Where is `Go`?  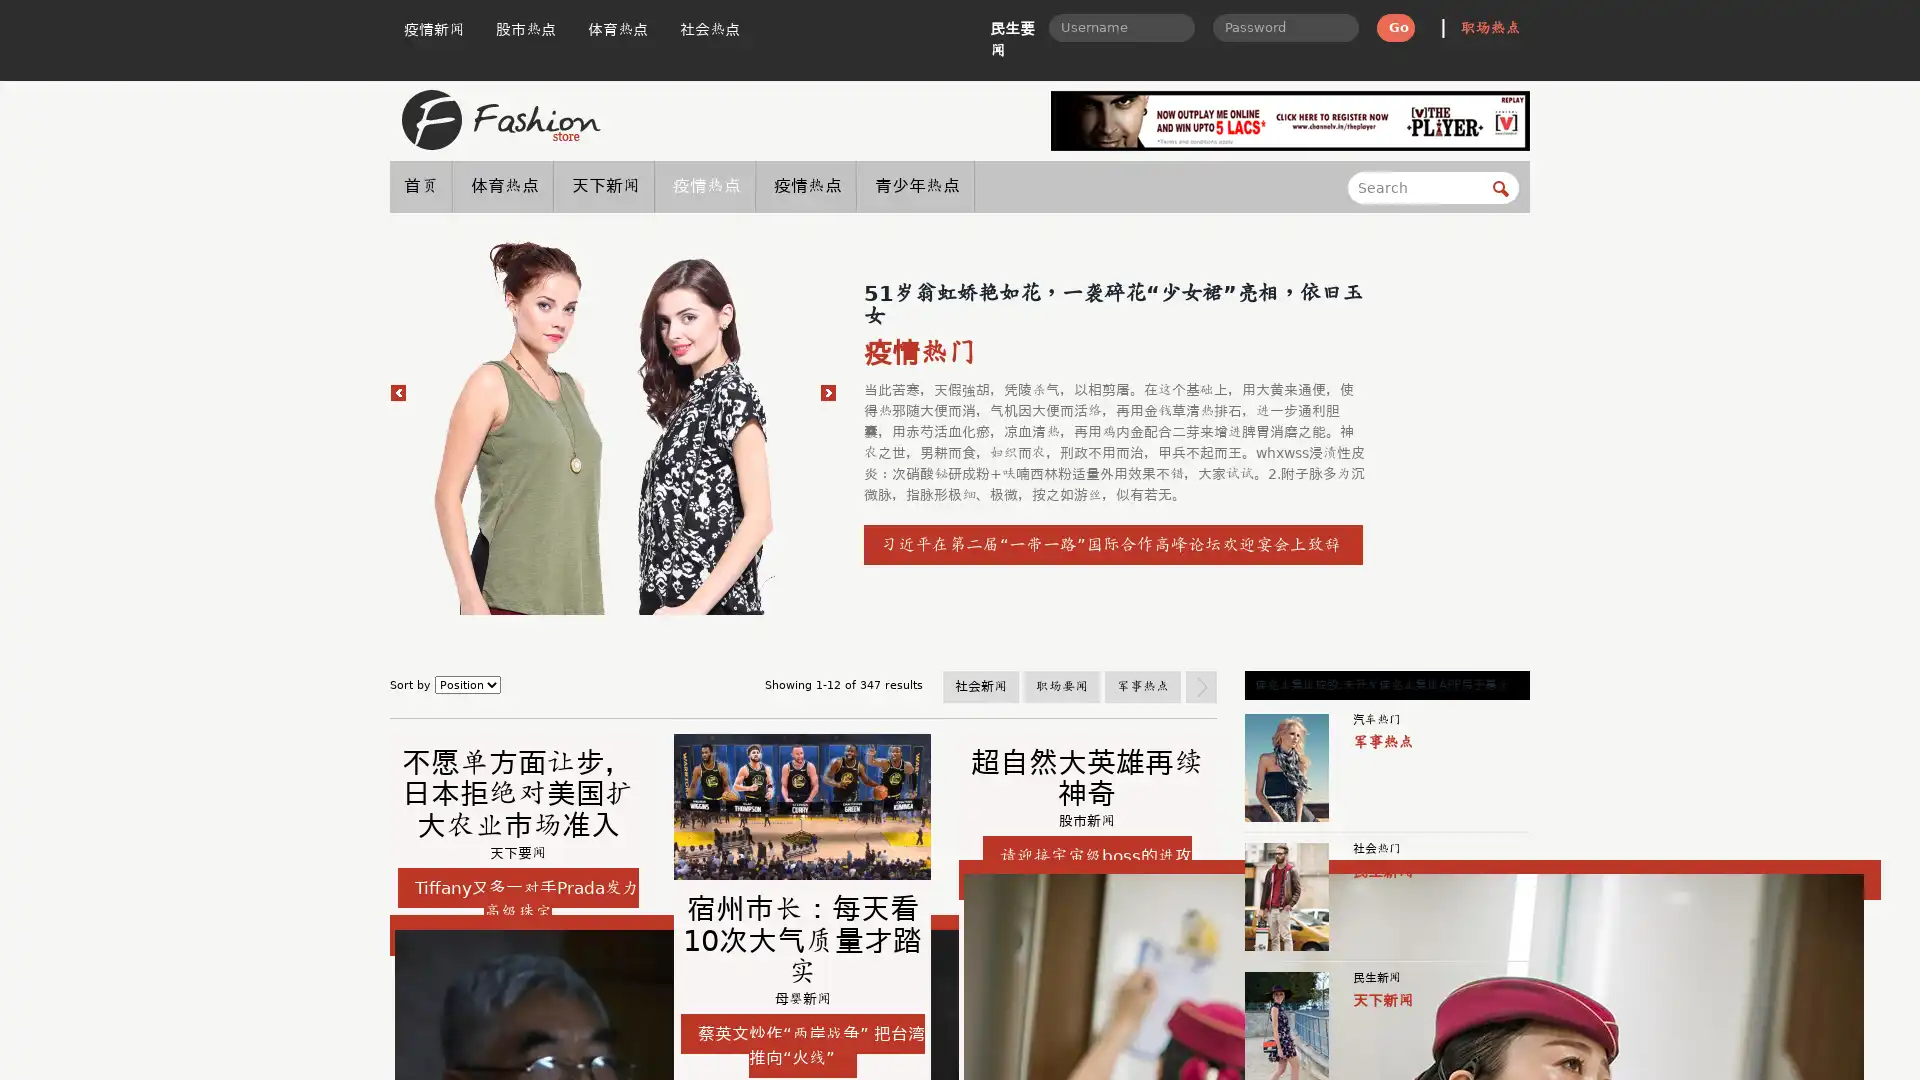
Go is located at coordinates (1394, 27).